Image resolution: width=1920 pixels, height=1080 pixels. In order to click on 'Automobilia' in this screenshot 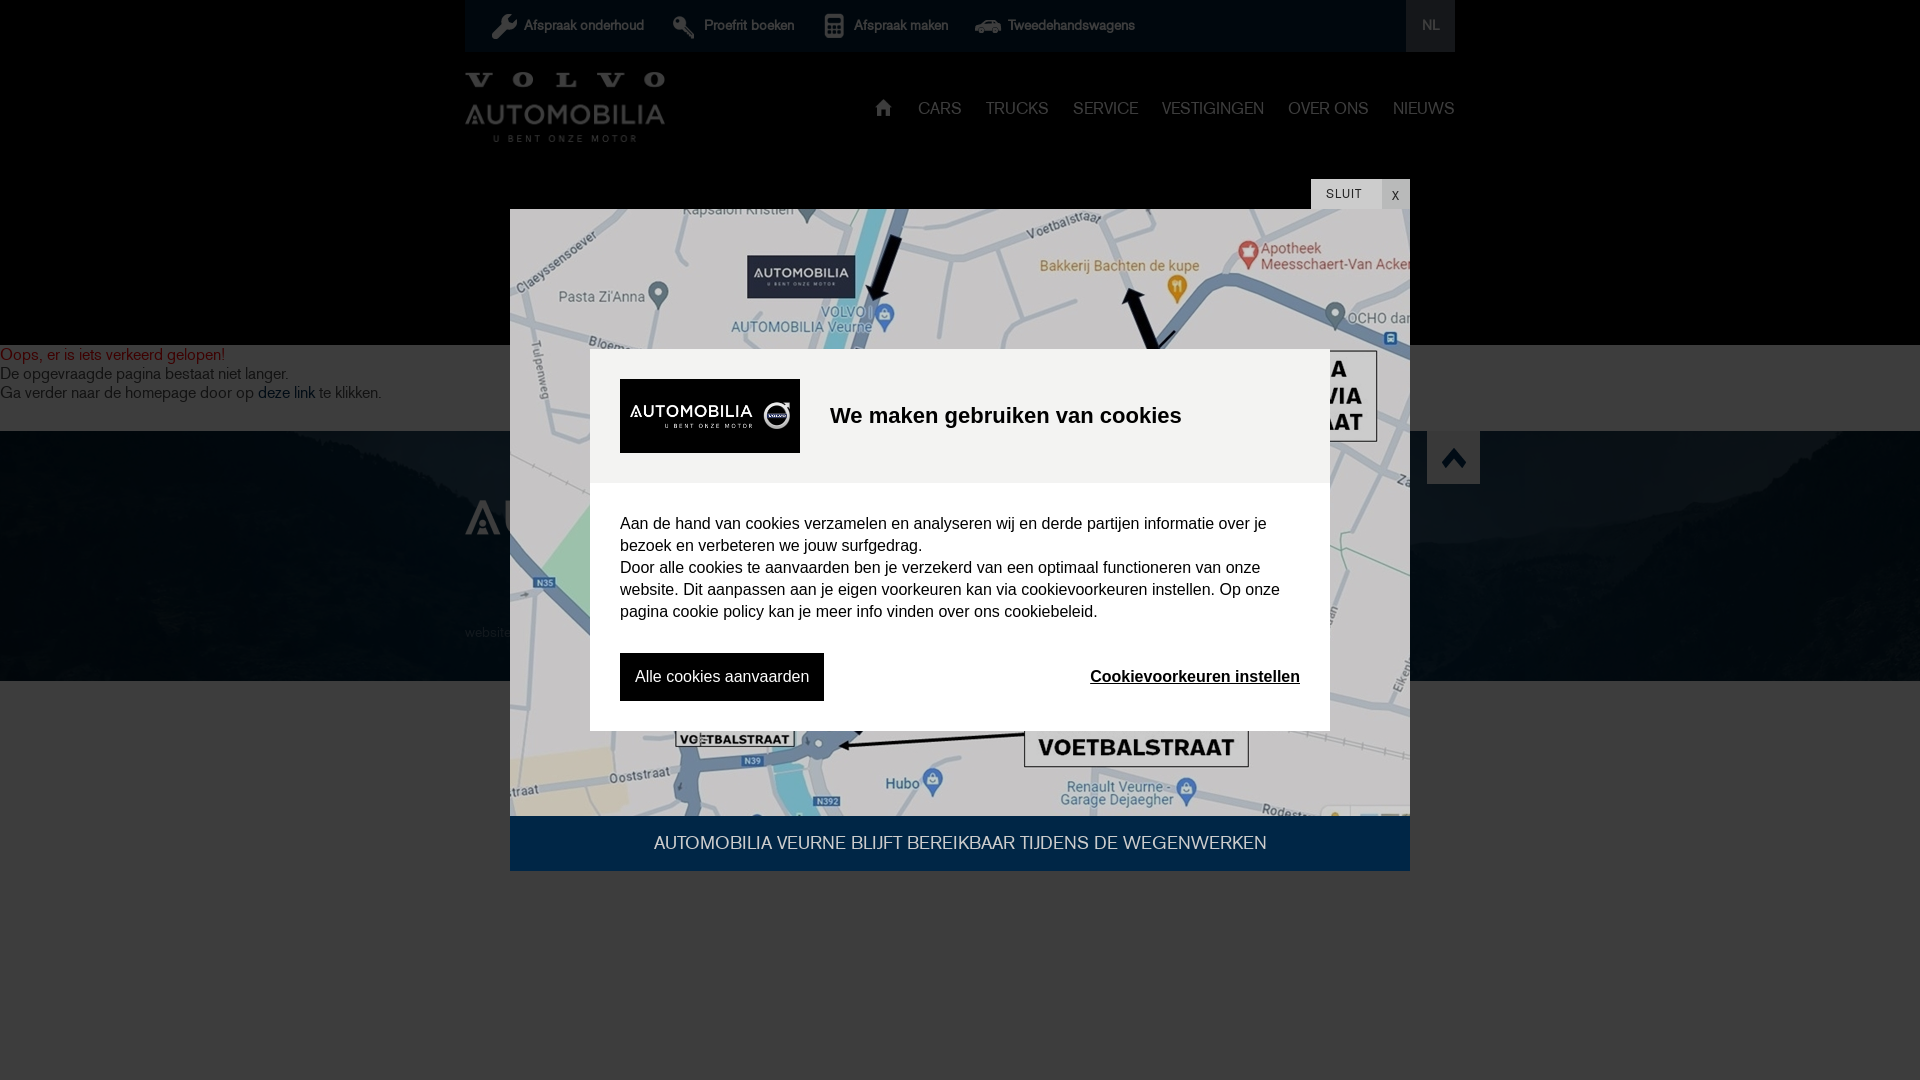, I will do `click(564, 107)`.